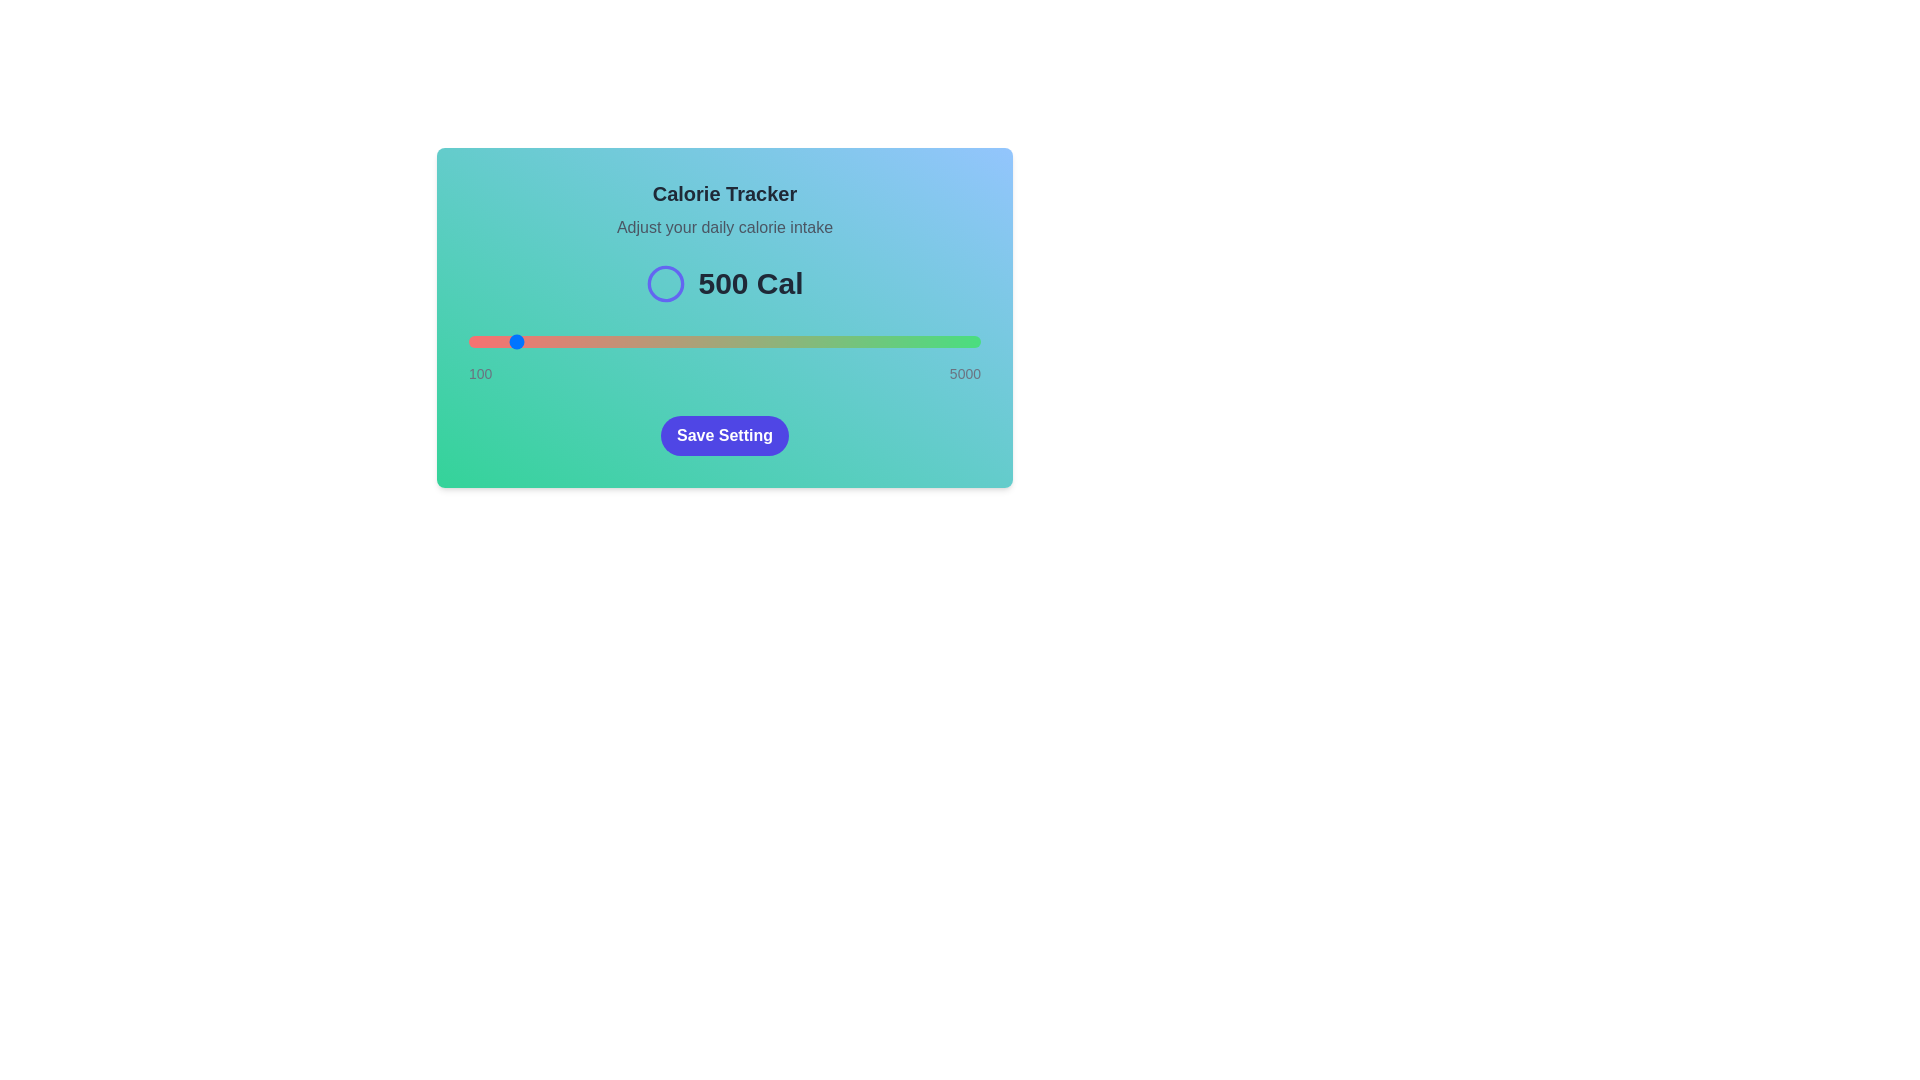 The image size is (1920, 1080). I want to click on the slider to 4296 calories to observe the color gradient, so click(906, 341).